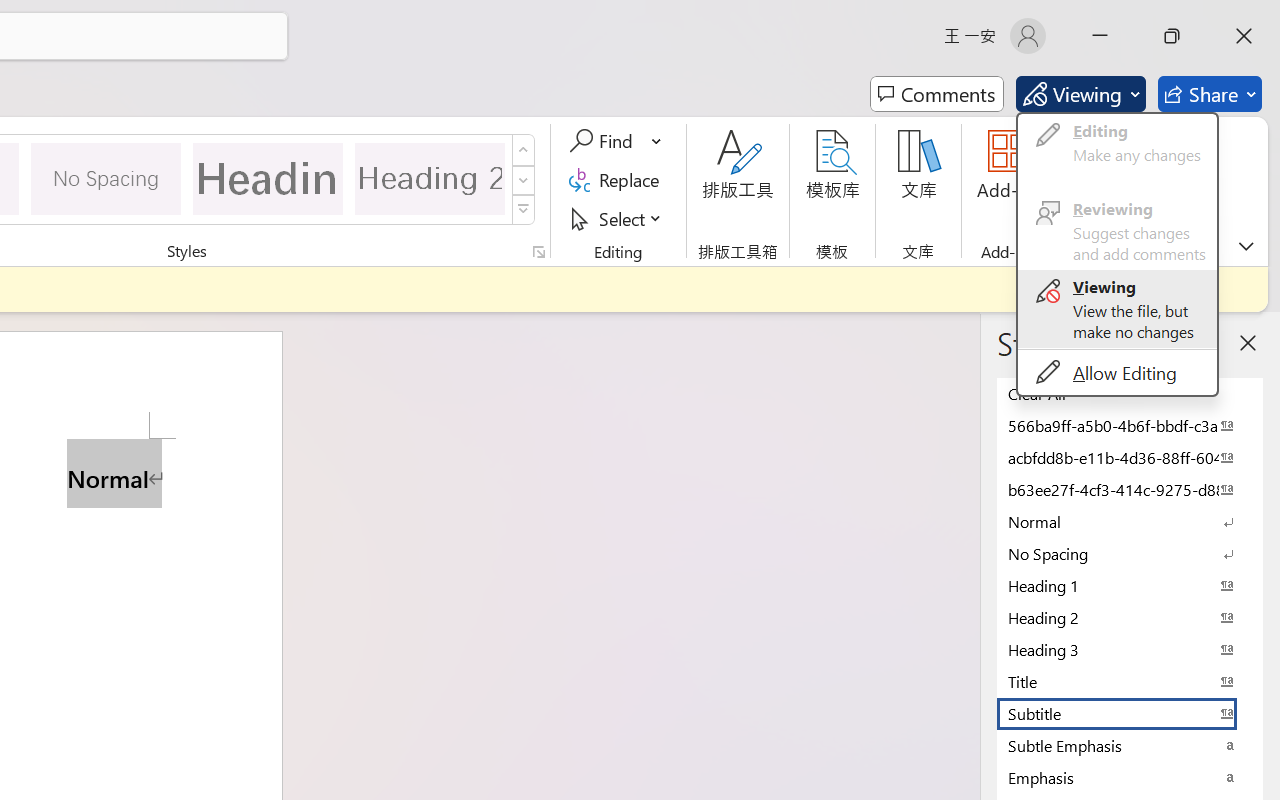 This screenshot has height=800, width=1280. What do you see at coordinates (1130, 648) in the screenshot?
I see `'Heading 3'` at bounding box center [1130, 648].